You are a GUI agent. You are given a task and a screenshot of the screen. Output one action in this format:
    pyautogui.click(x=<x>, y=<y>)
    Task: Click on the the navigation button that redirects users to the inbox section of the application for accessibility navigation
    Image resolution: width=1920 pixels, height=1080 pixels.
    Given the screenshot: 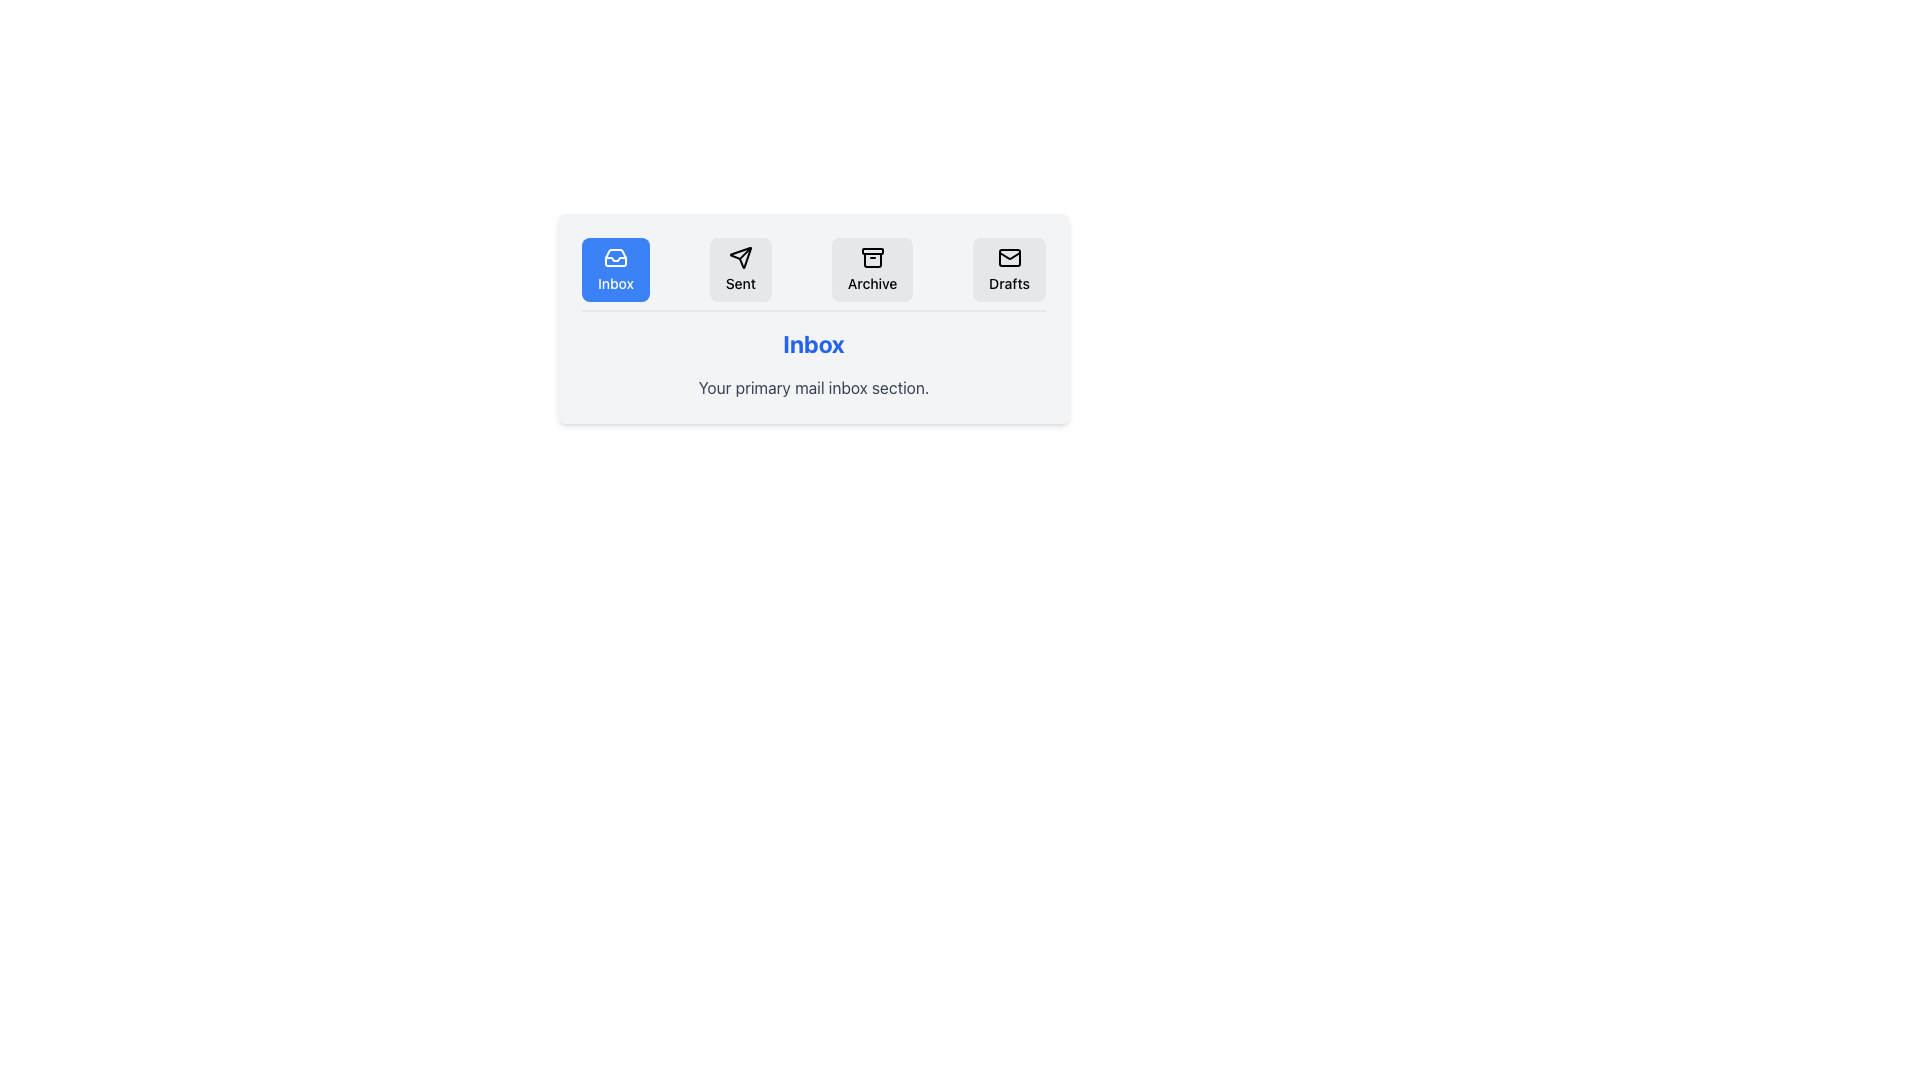 What is the action you would take?
    pyautogui.click(x=614, y=270)
    